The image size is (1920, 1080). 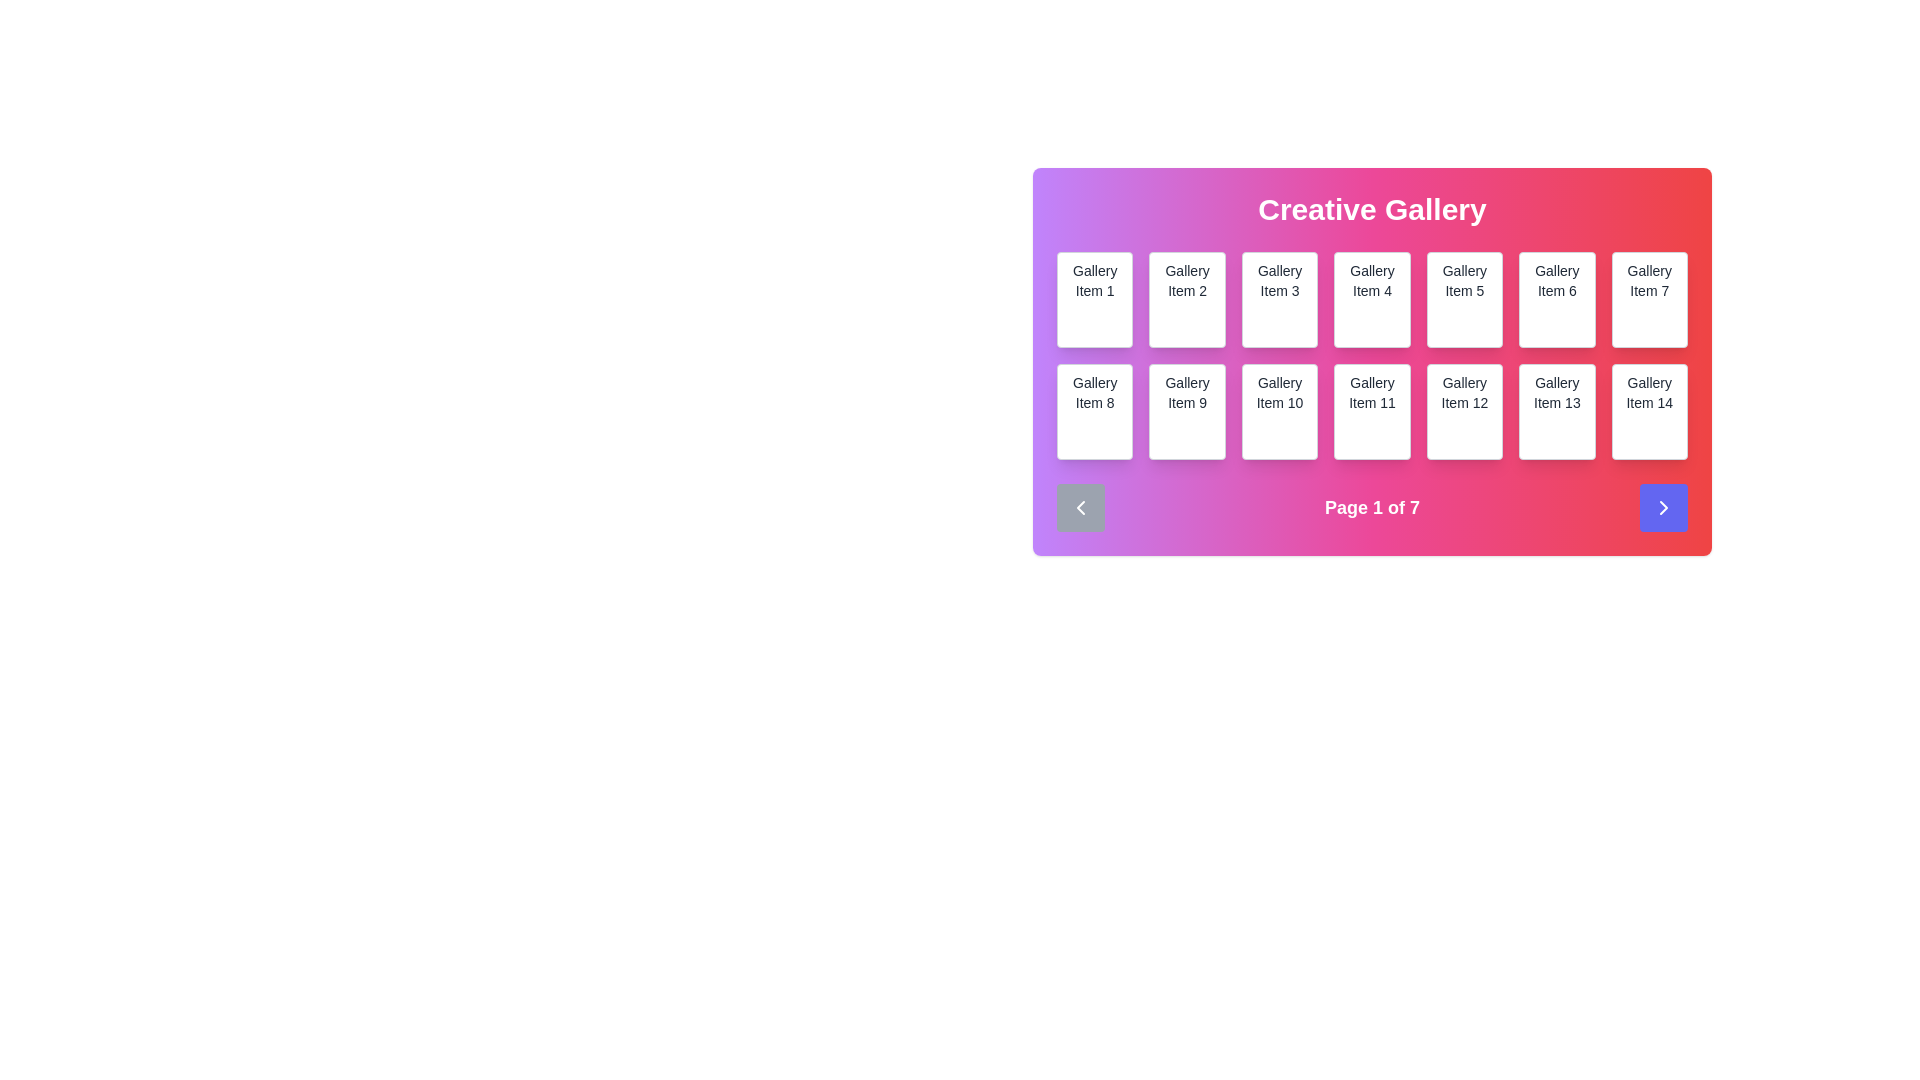 What do you see at coordinates (1094, 411) in the screenshot?
I see `the white rectangular card labeled 'Gallery Item 8', which is styled with rounded corners and a thin gray border, located in the leftmost column of the second row in the grid layout` at bounding box center [1094, 411].